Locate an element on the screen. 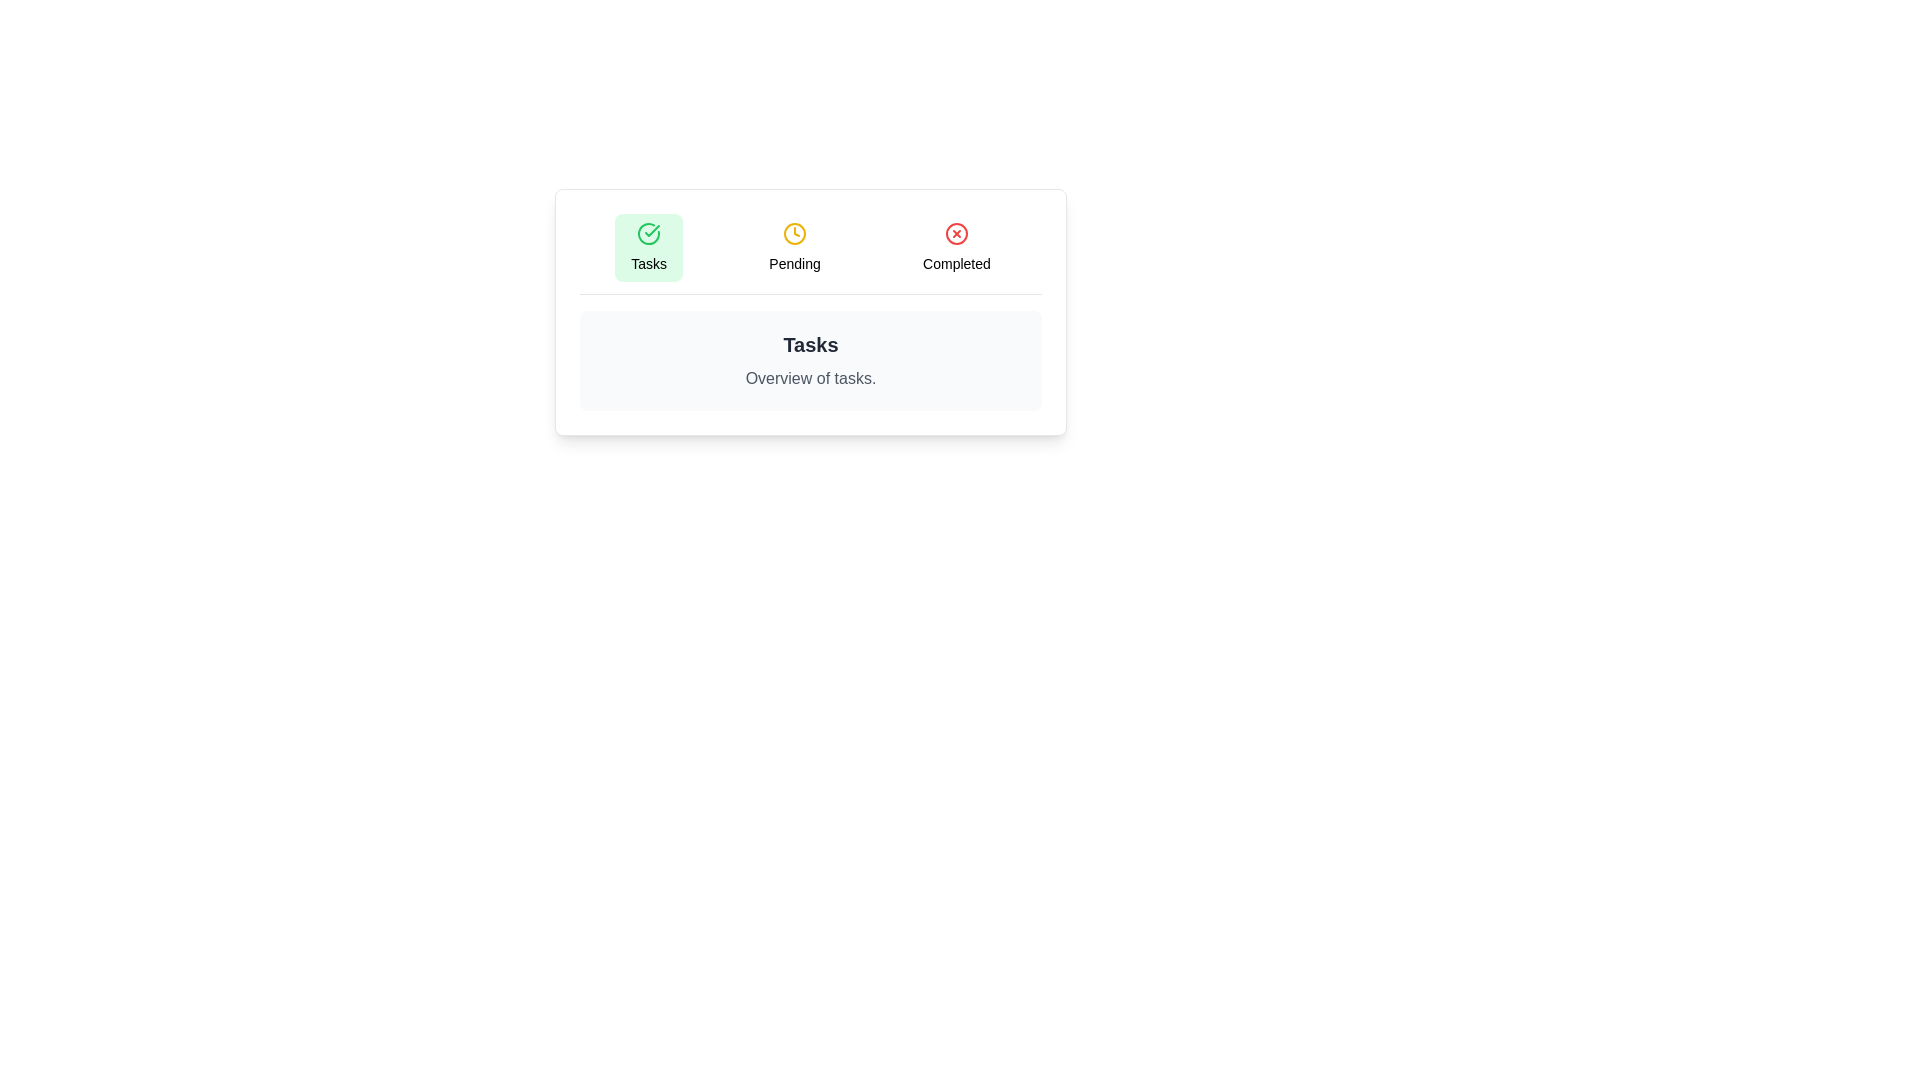  the tab labeled Completed is located at coordinates (955, 246).